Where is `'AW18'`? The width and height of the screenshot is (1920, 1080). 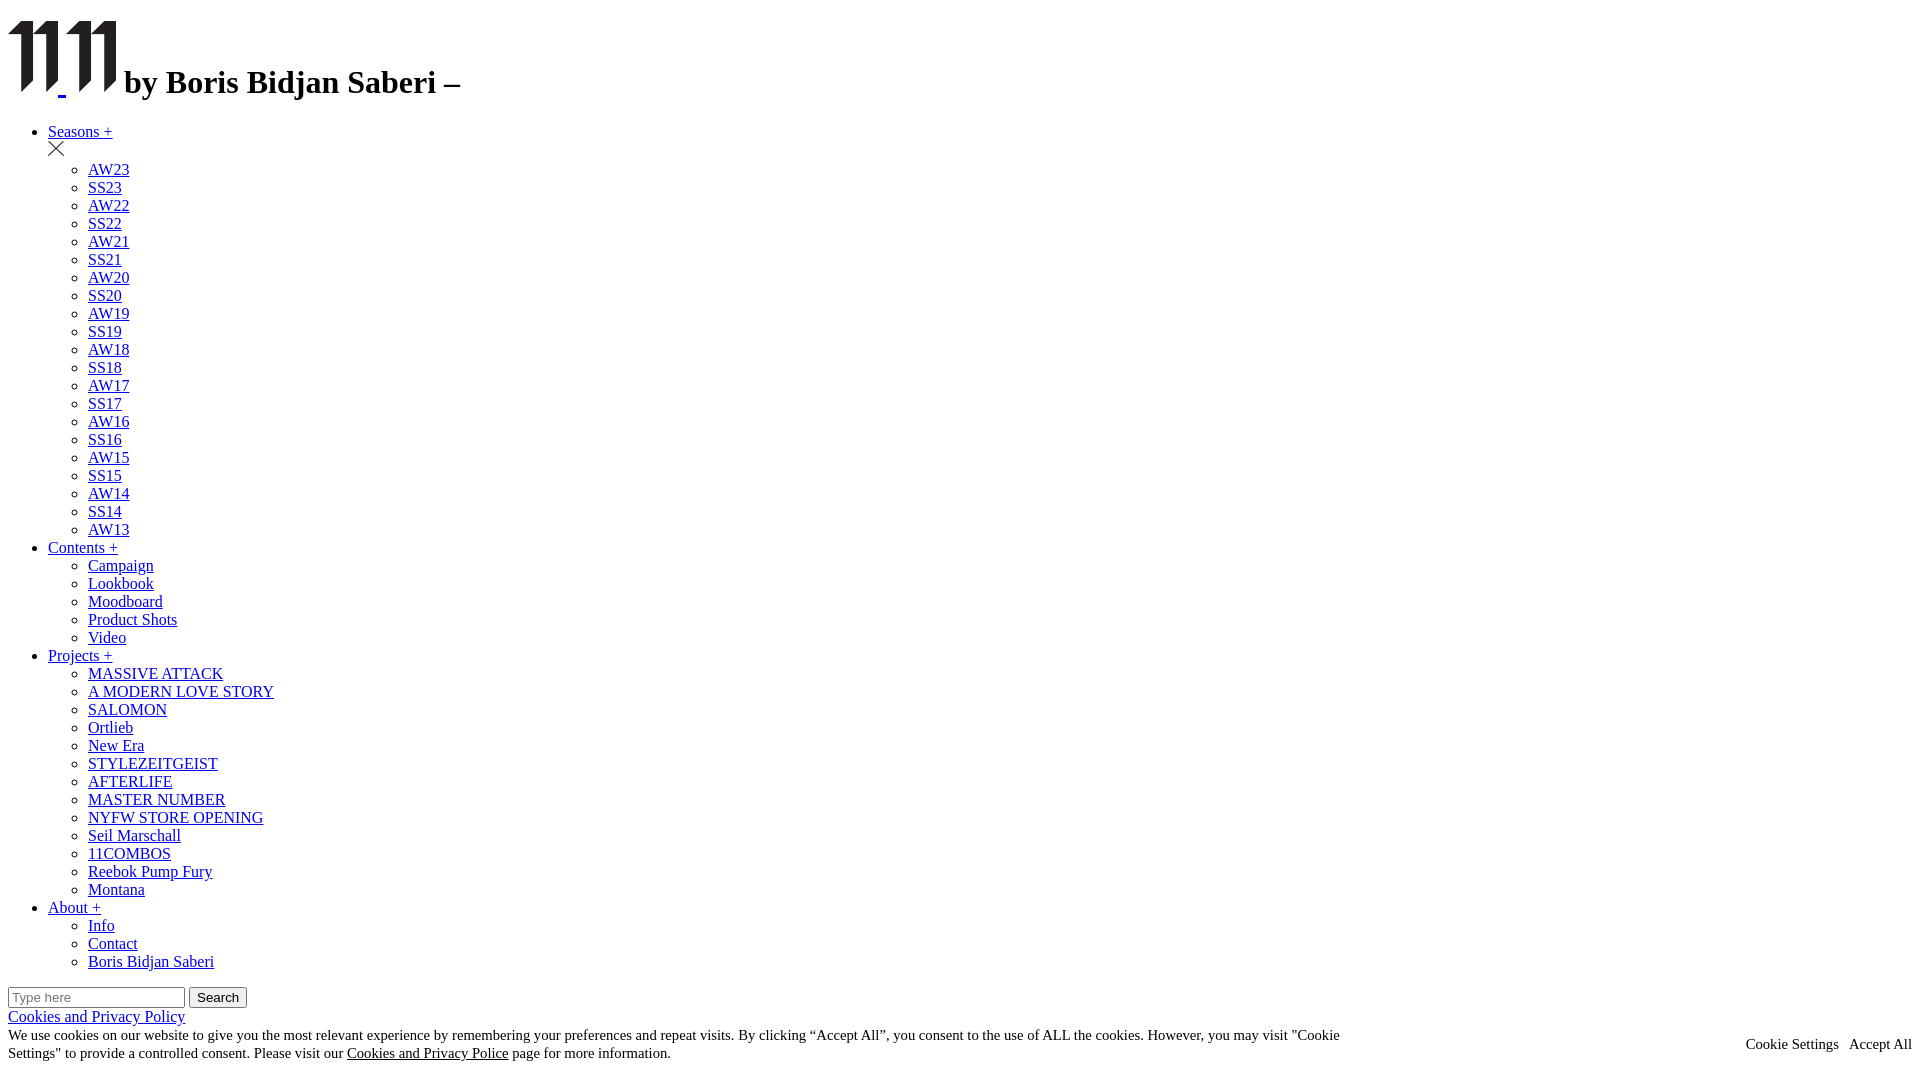 'AW18' is located at coordinates (86, 348).